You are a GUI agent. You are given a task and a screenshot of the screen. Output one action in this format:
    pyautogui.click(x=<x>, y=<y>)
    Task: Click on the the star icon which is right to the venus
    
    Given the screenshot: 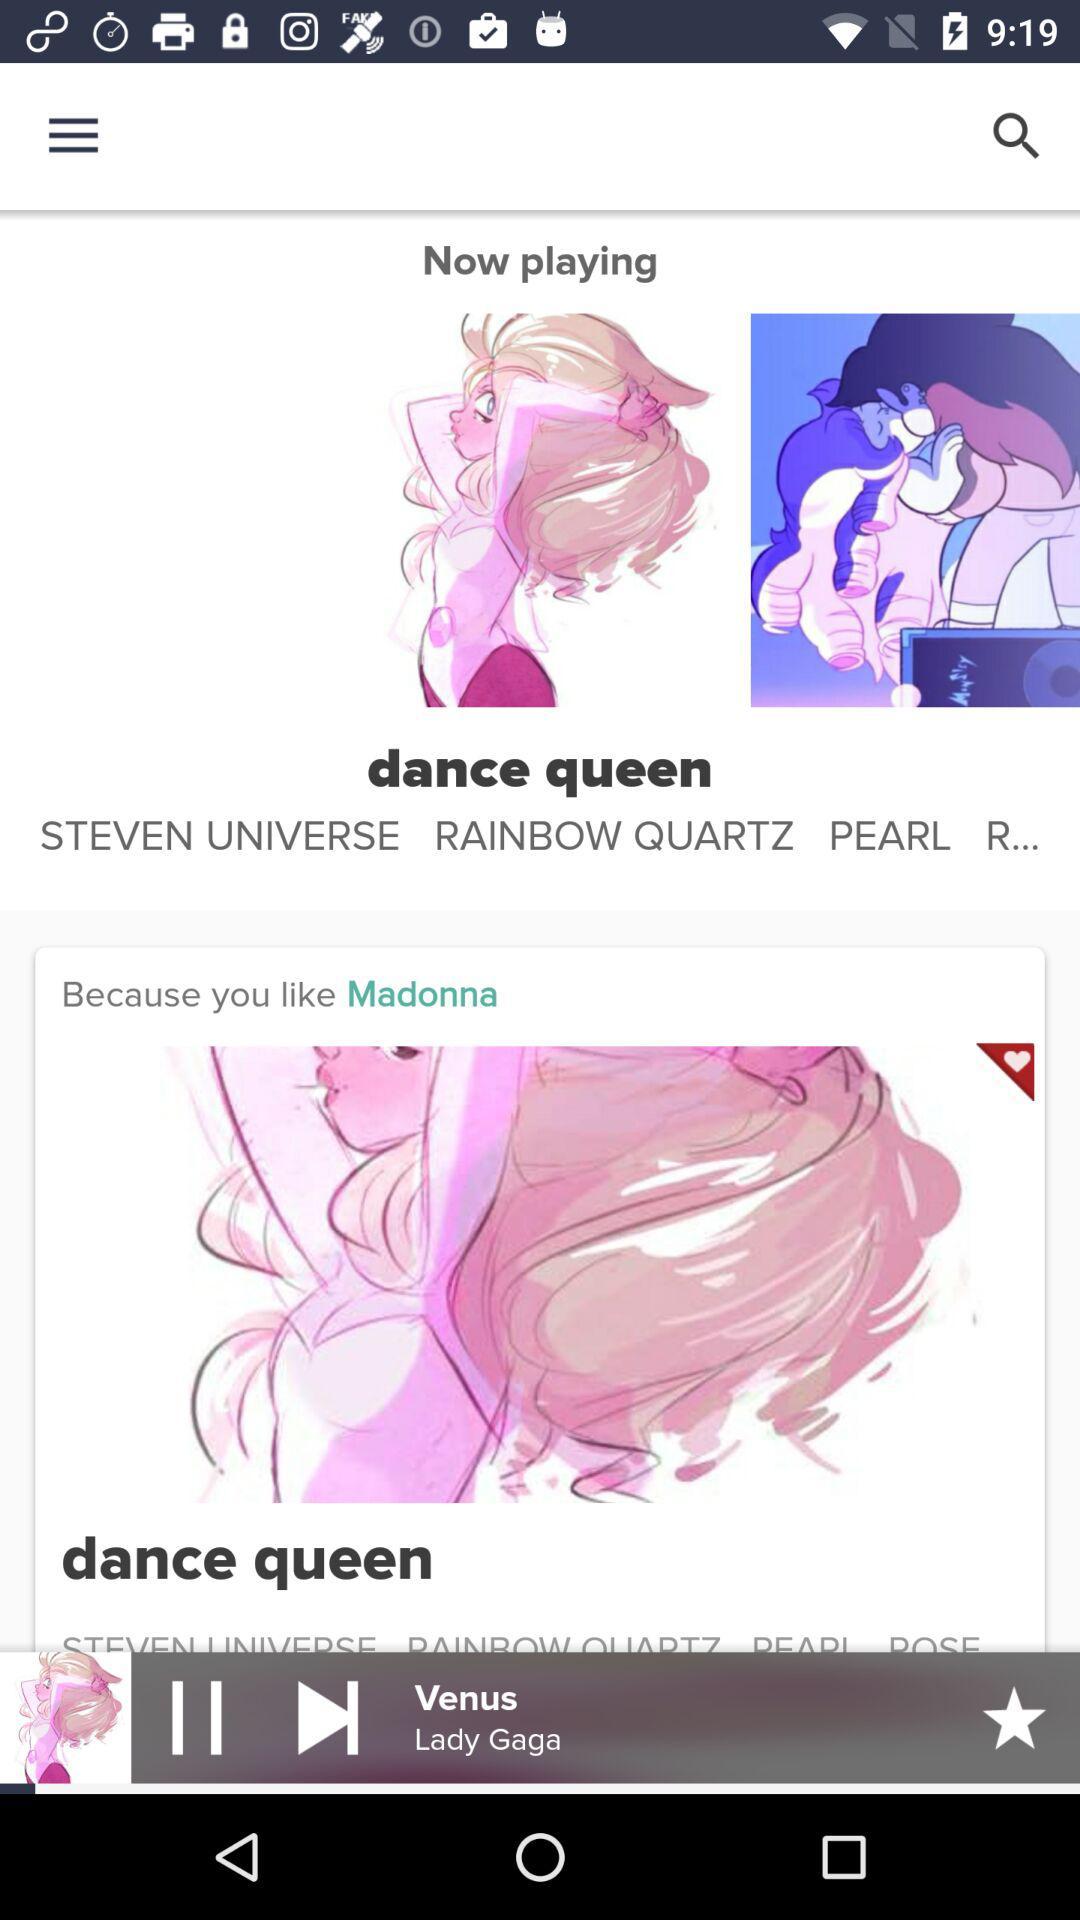 What is the action you would take?
    pyautogui.click(x=1014, y=1717)
    